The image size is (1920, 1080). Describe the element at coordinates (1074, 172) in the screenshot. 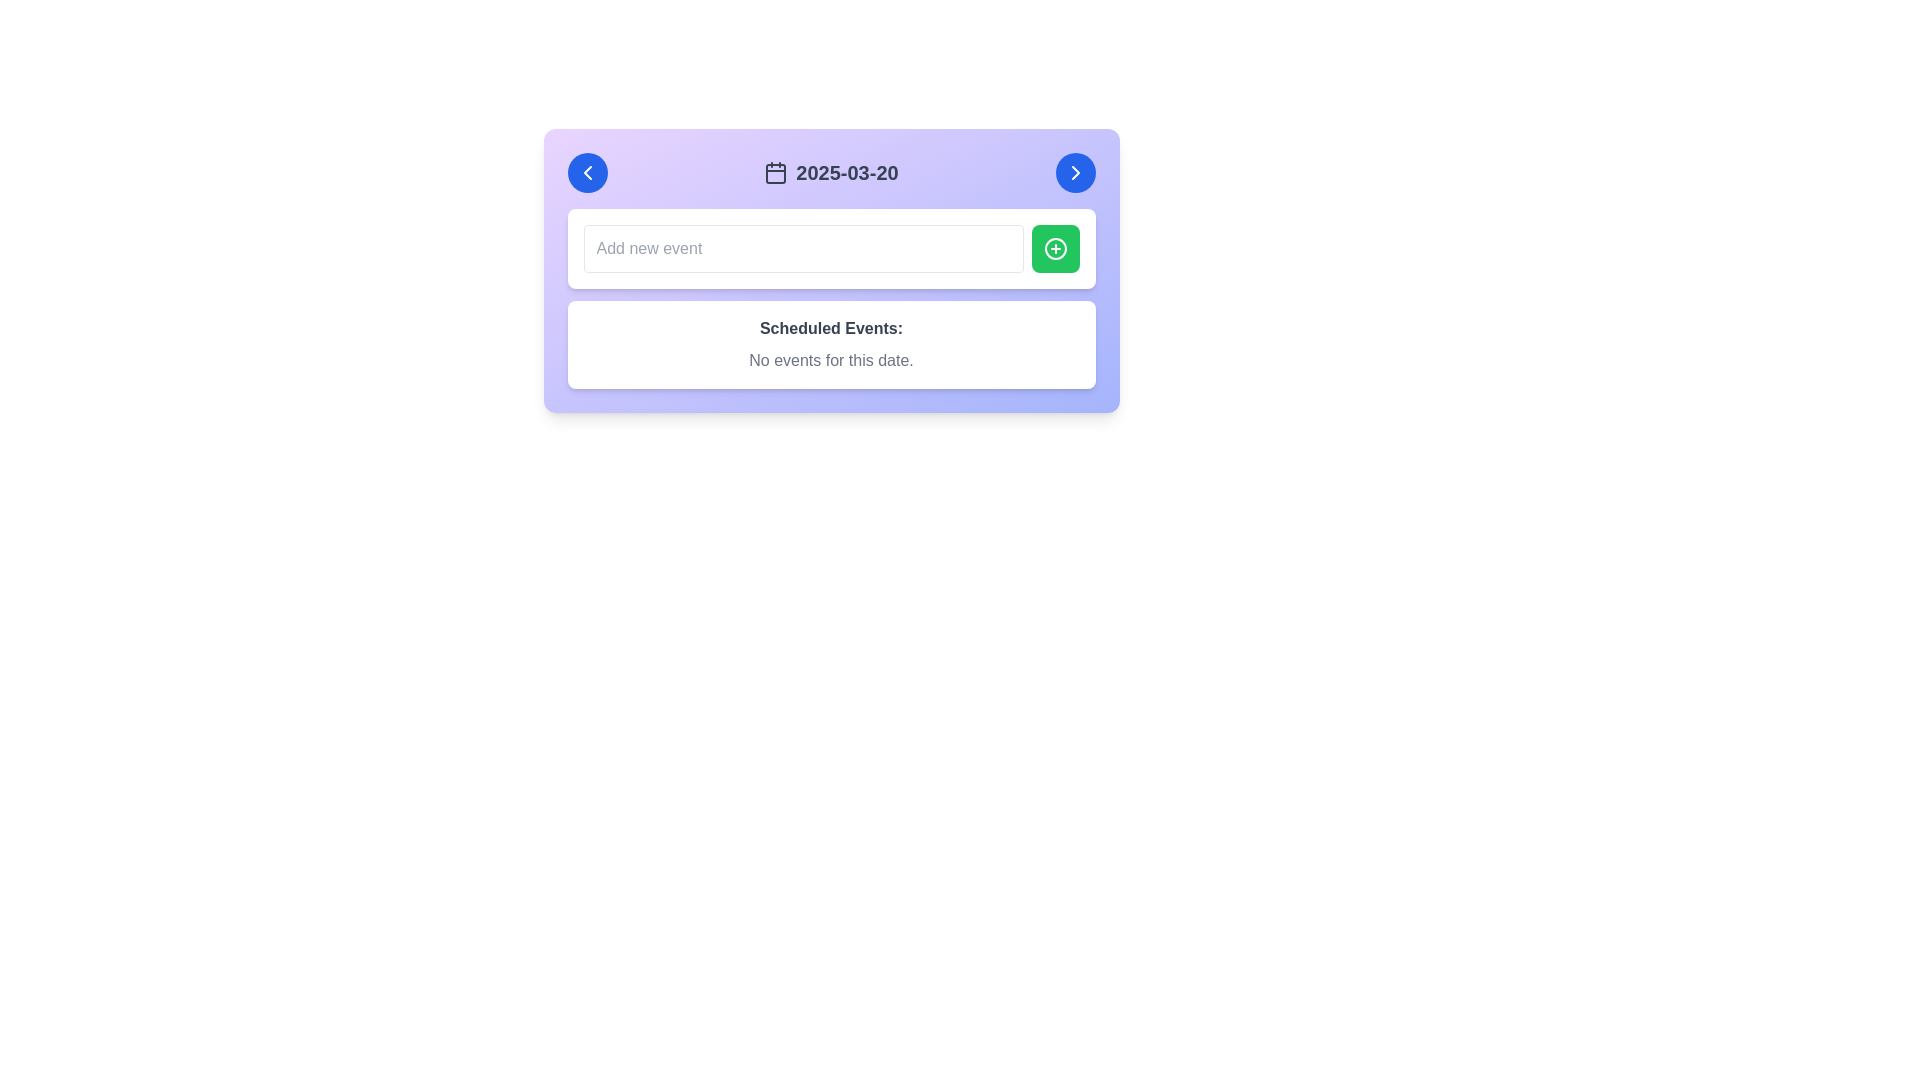

I see `the navigation button located at the top right corner of the card labeled '2025-03-20' to observe the hover effect` at that location.